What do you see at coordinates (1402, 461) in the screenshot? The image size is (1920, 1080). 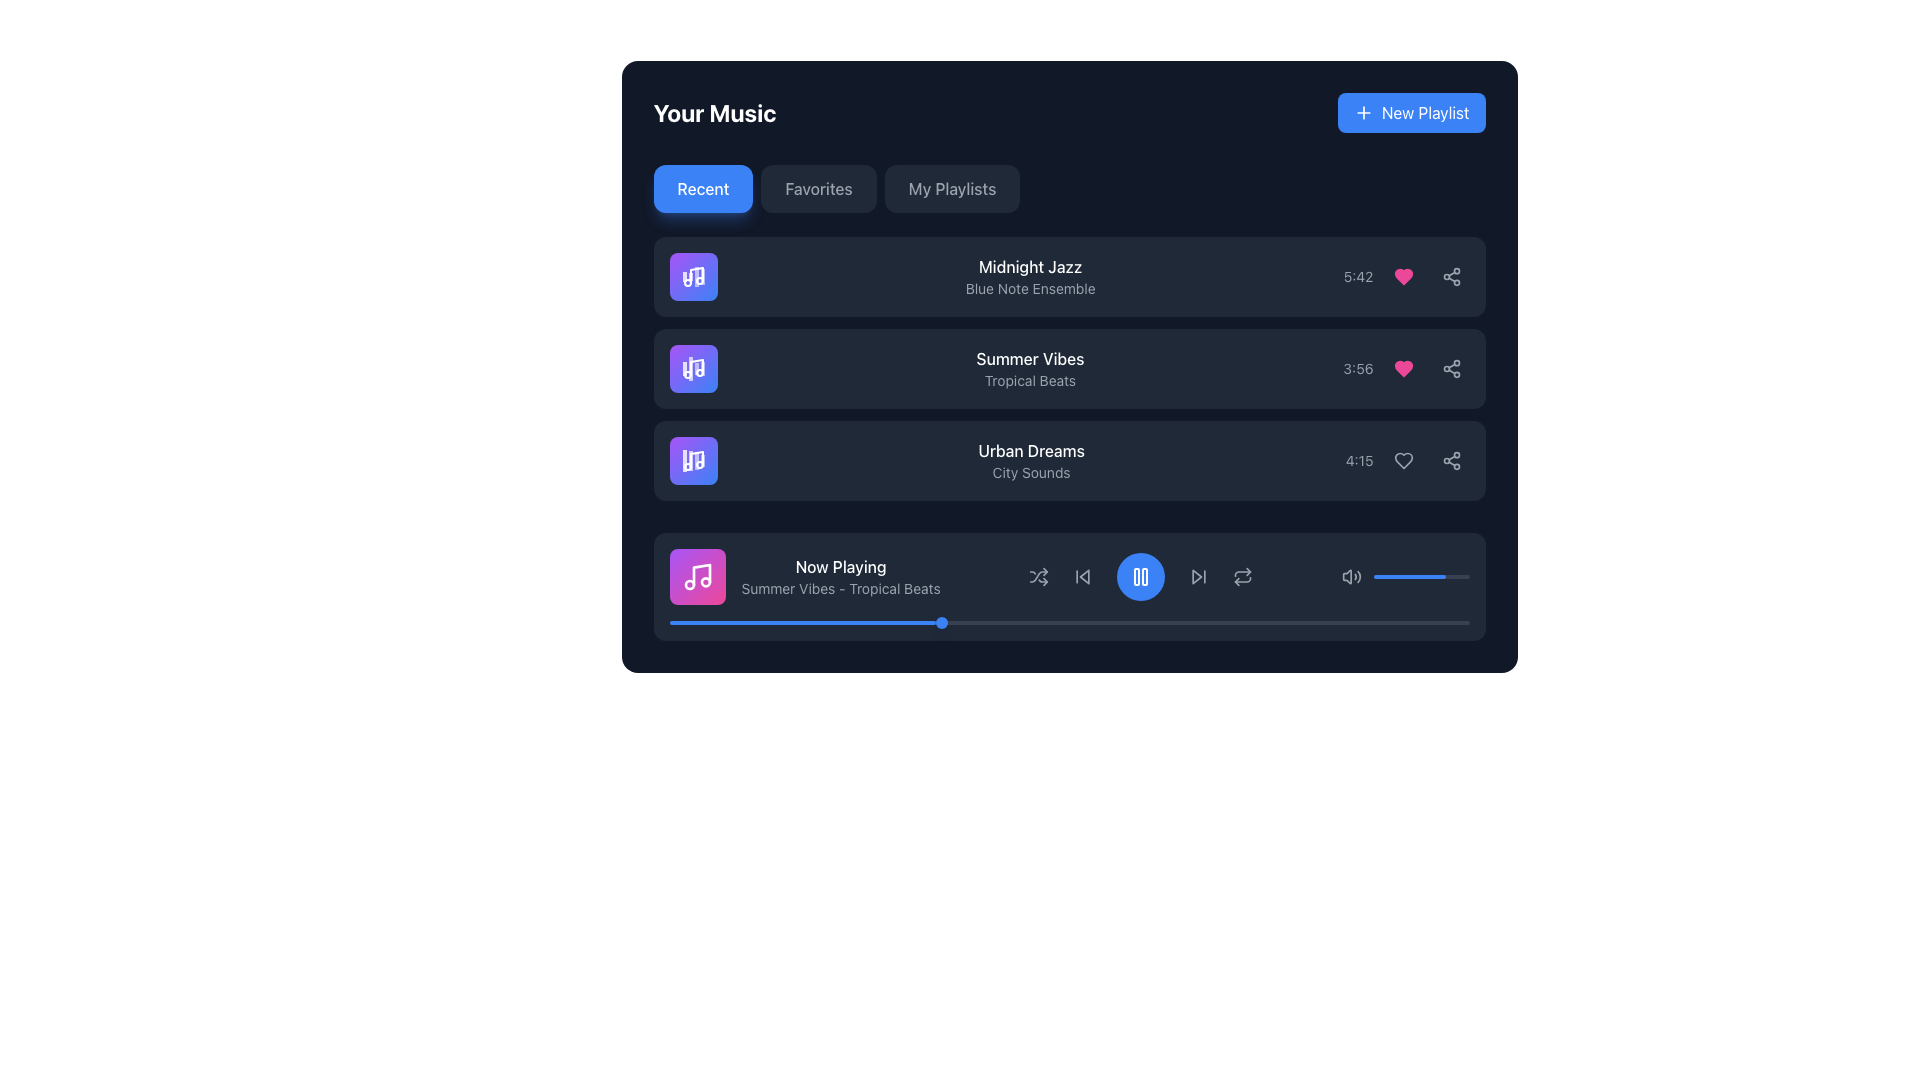 I see `the heart-shaped icon next to the song title 'Urban Dreams'` at bounding box center [1402, 461].